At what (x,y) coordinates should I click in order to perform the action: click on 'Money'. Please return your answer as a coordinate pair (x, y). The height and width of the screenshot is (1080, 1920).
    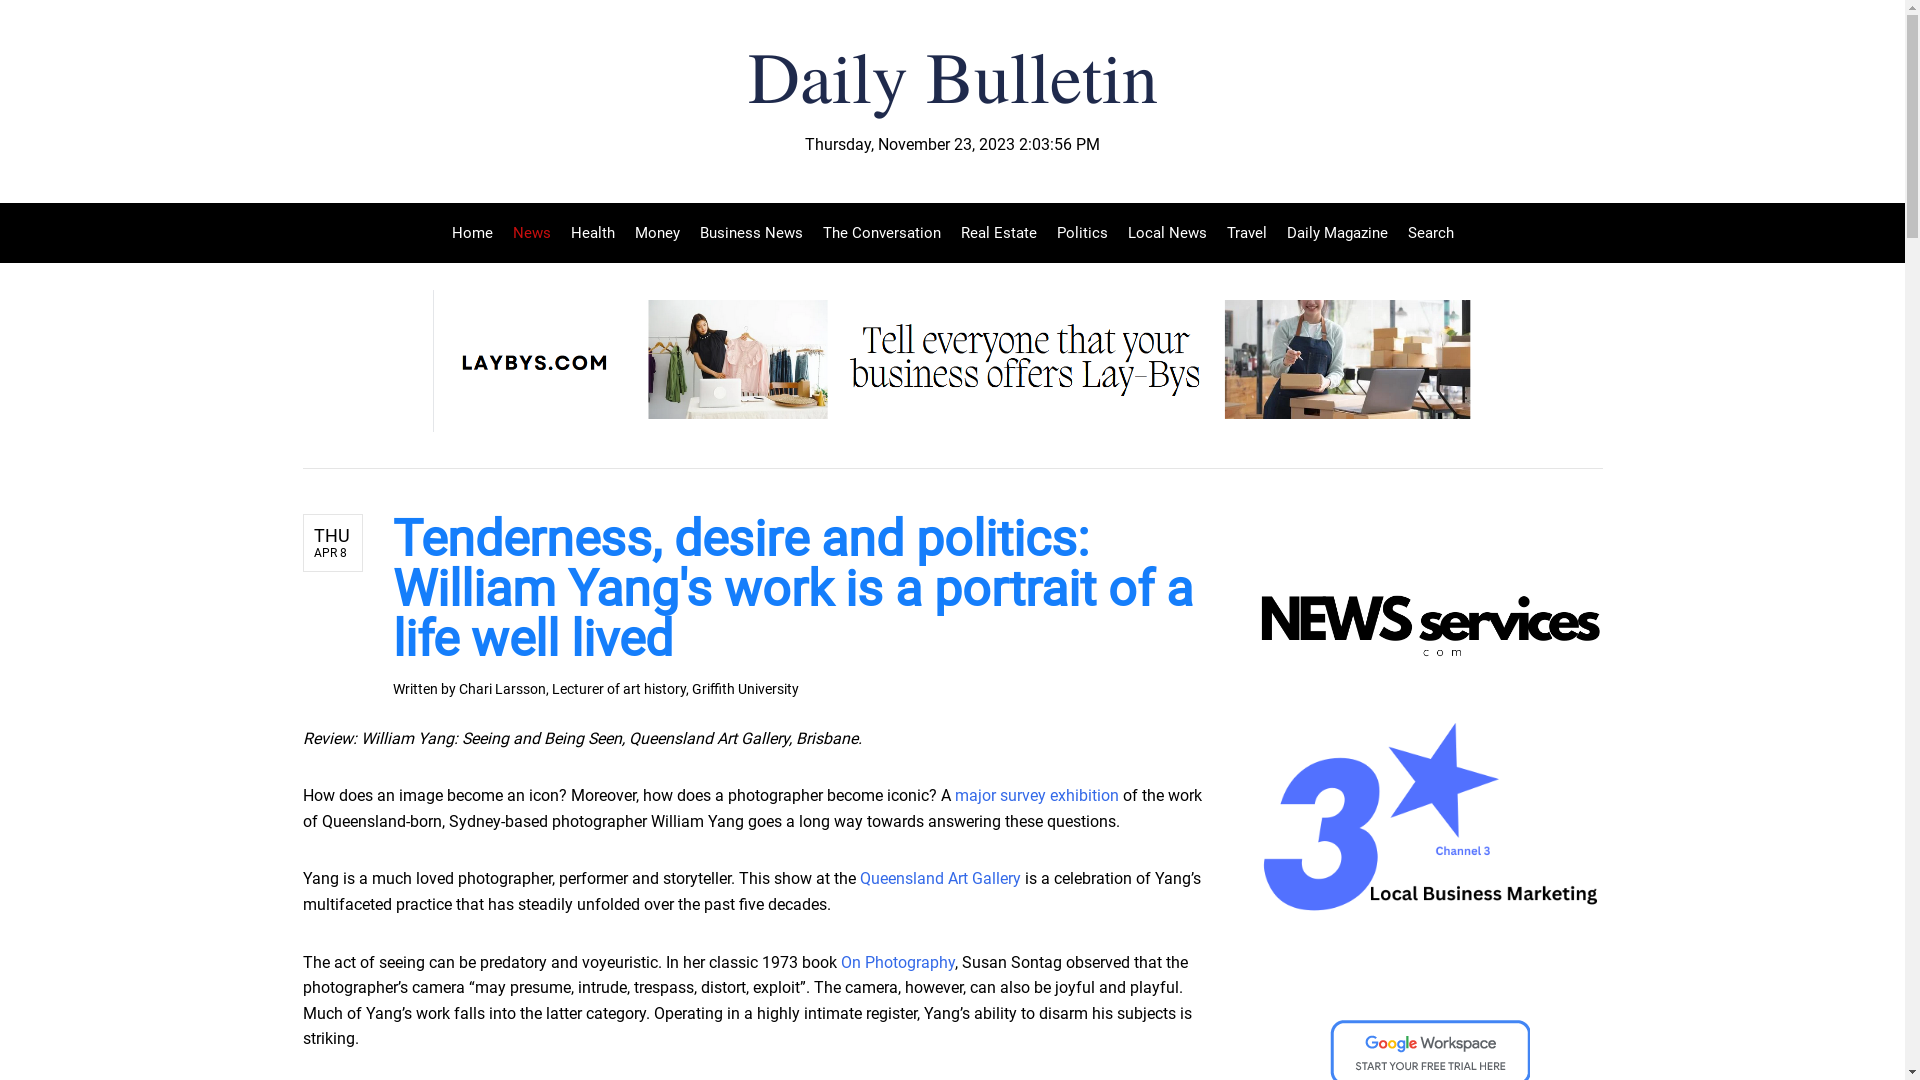
    Looking at the image, I should click on (656, 231).